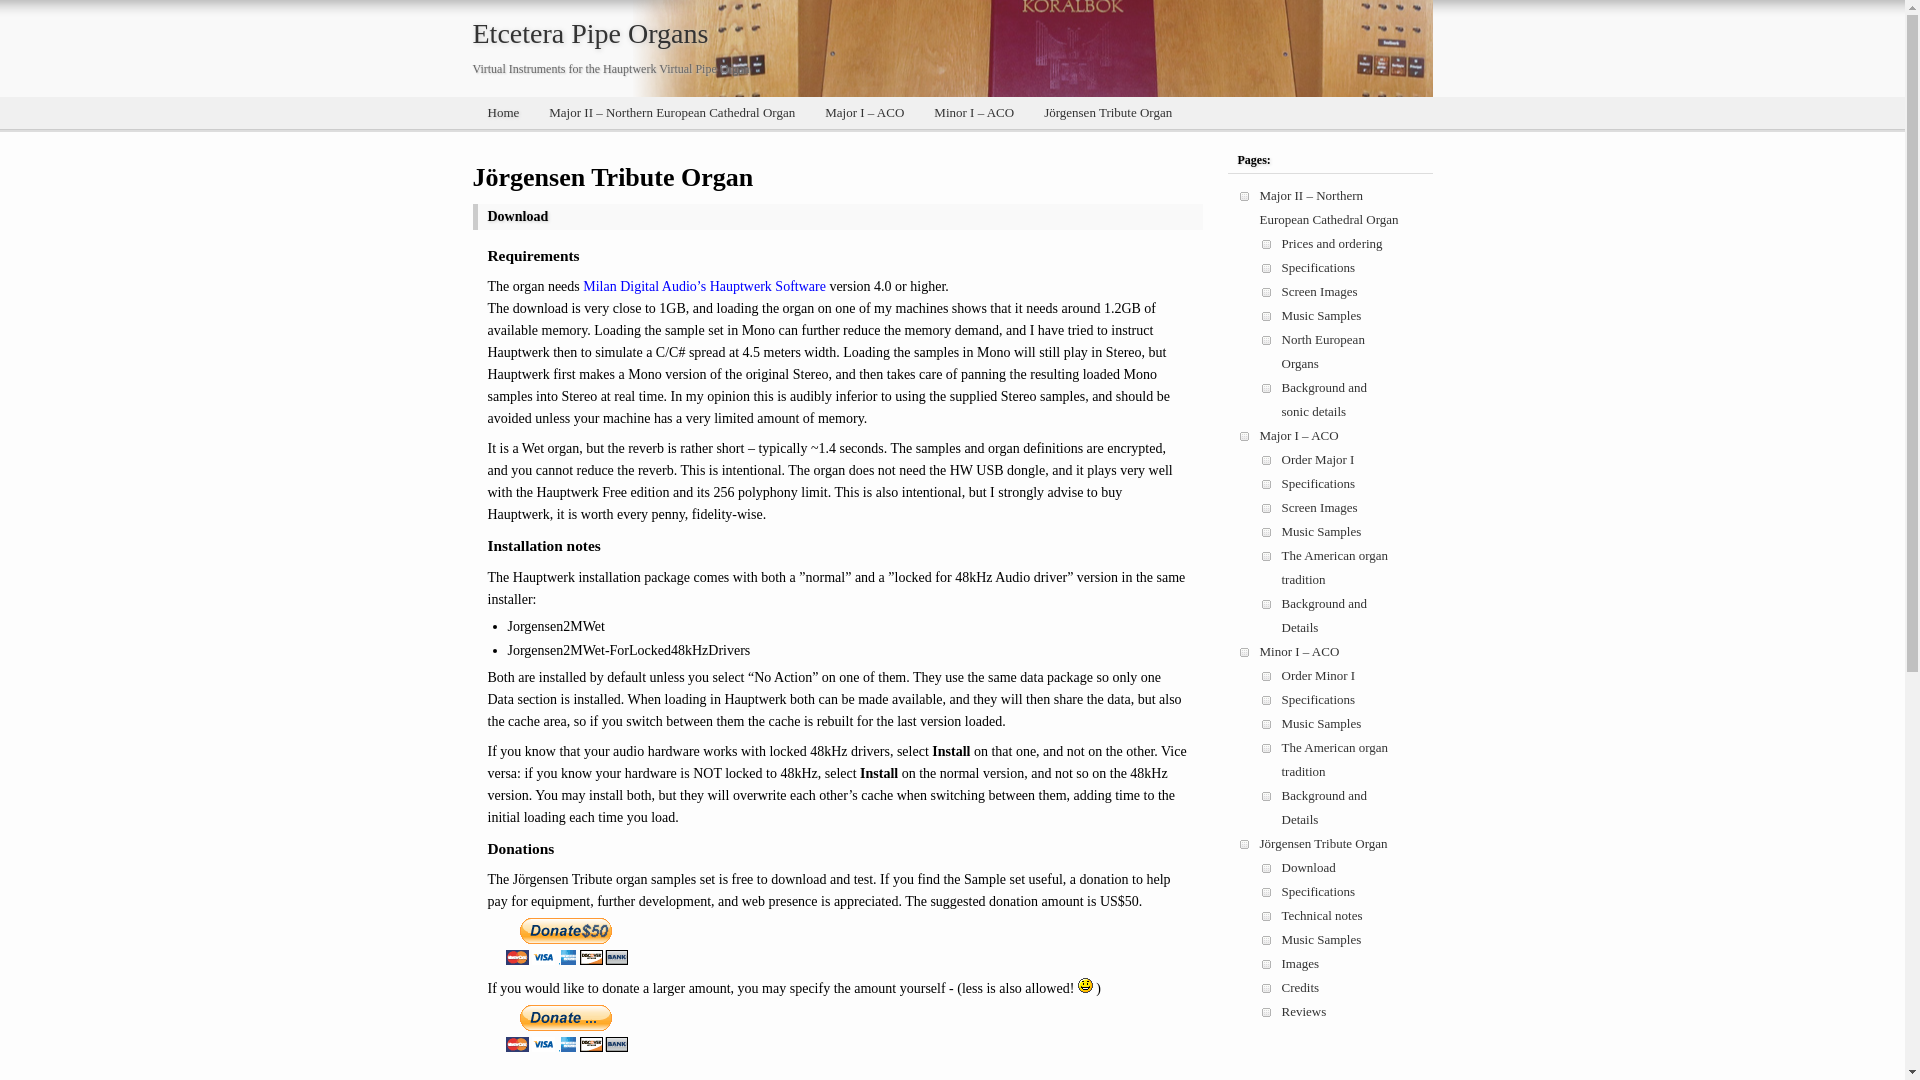 This screenshot has width=1920, height=1080. Describe the element at coordinates (1281, 315) in the screenshot. I see `'Music Samples'` at that location.